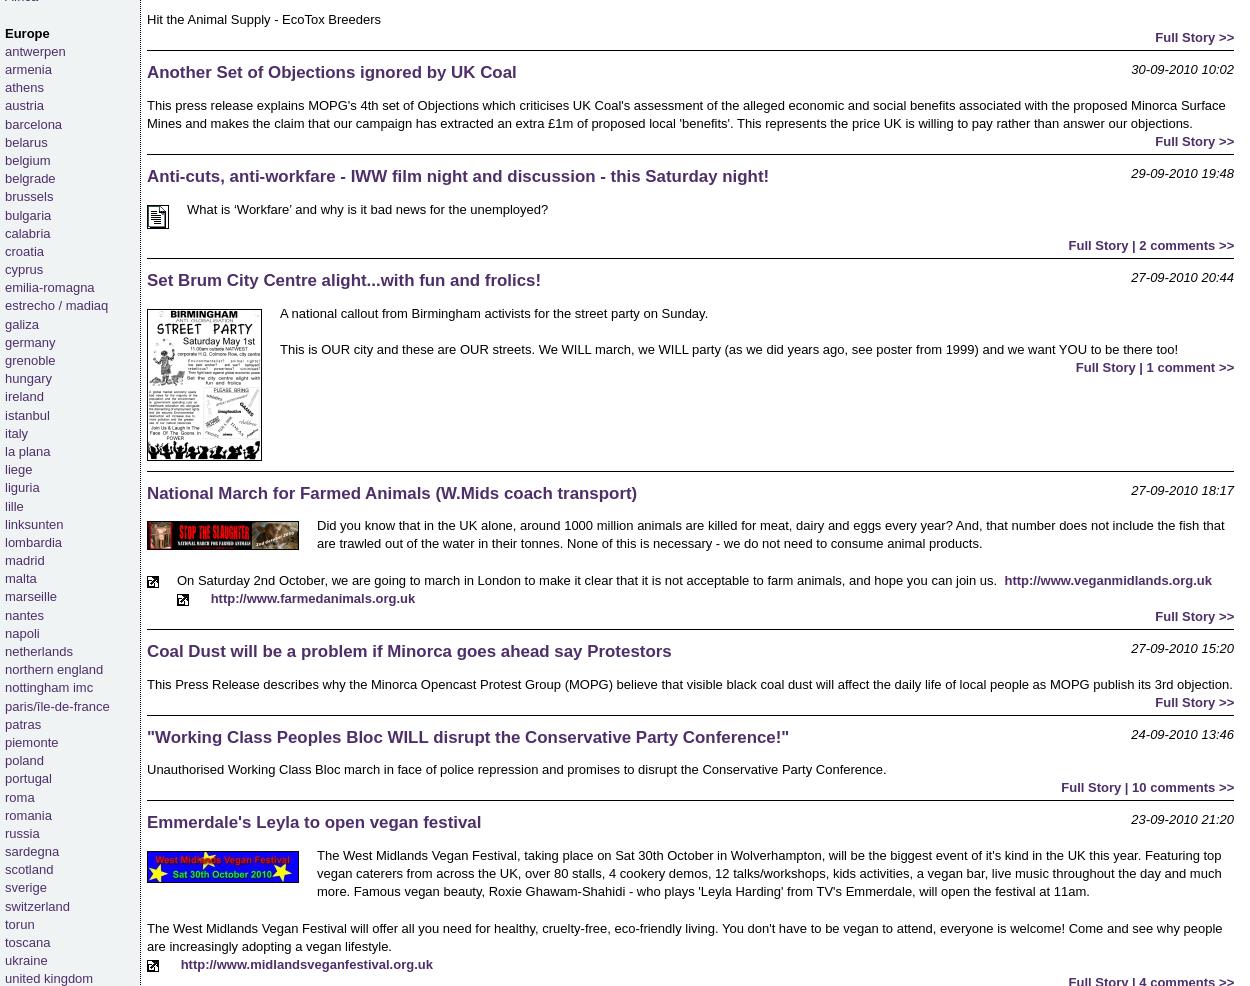 The width and height of the screenshot is (1250, 986). I want to click on 'ireland', so click(24, 395).